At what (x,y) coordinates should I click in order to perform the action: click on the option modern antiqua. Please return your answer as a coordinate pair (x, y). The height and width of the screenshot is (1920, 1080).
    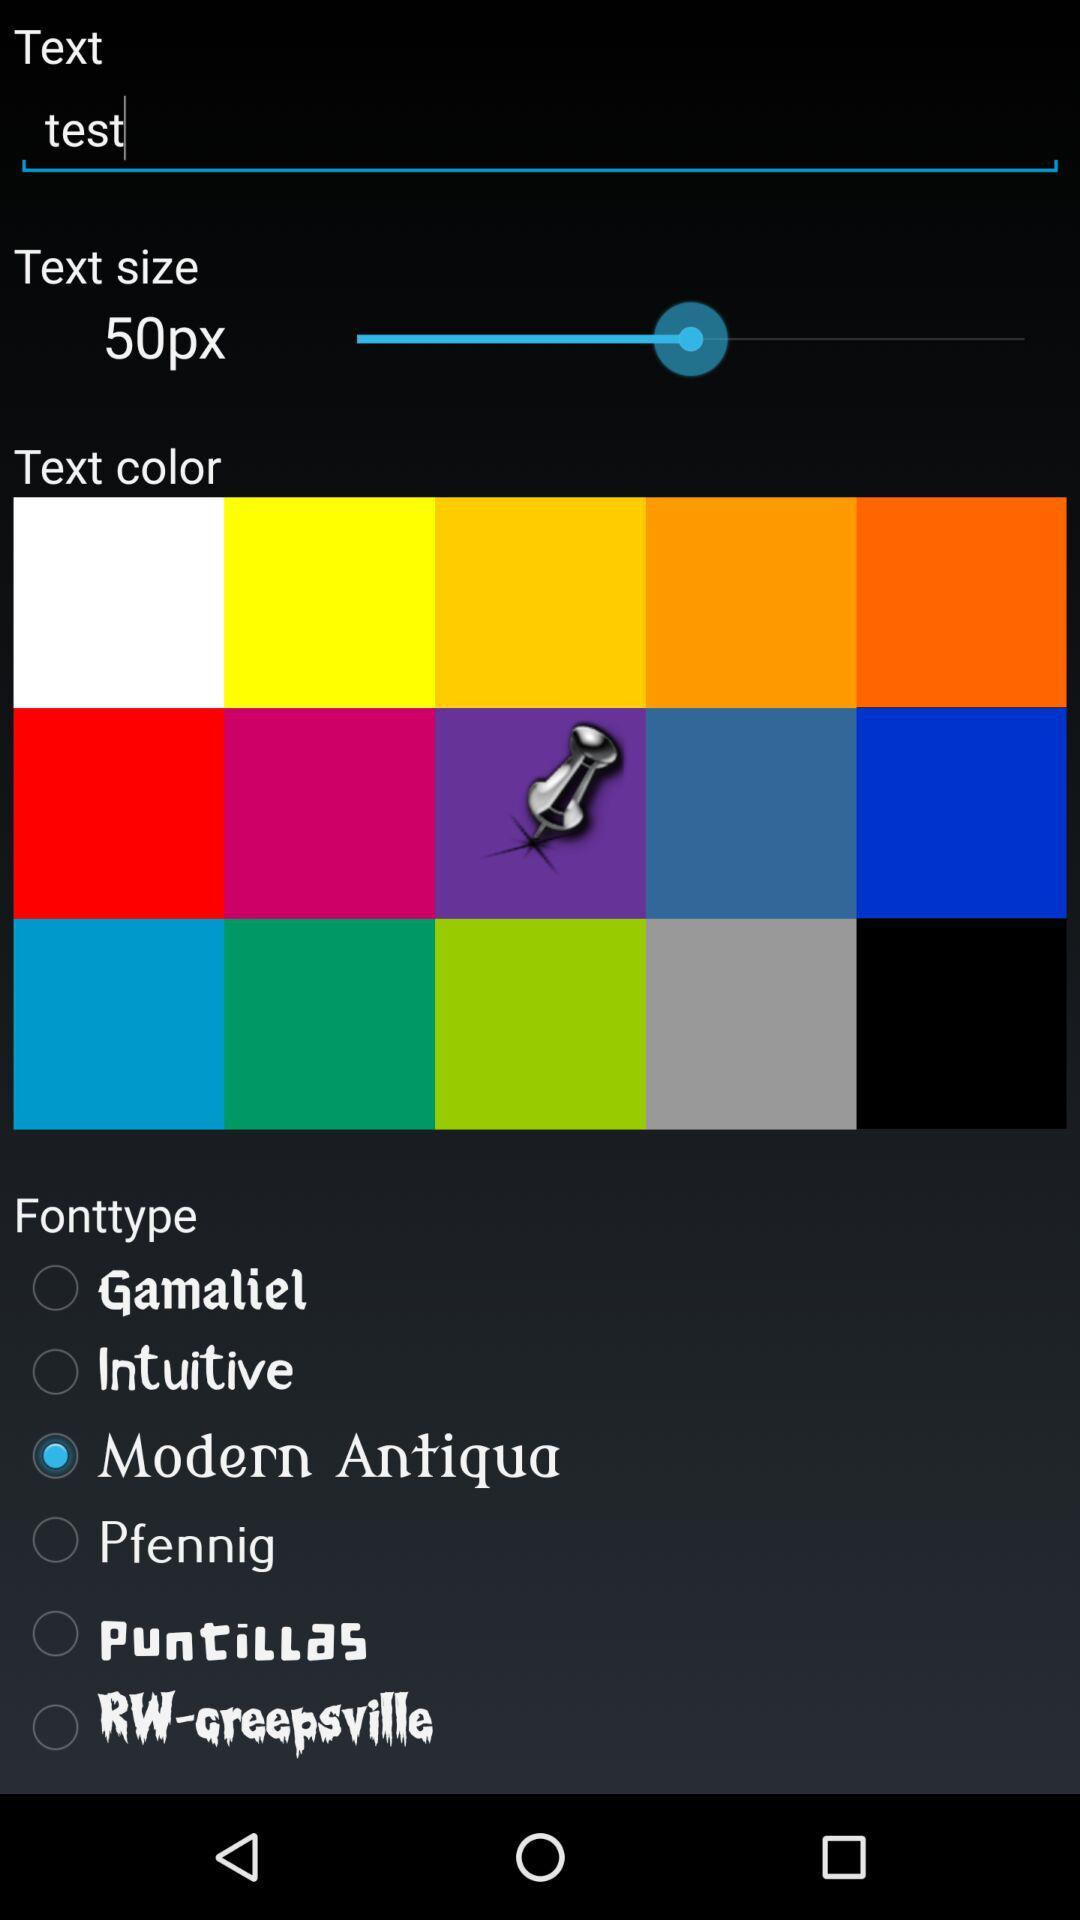
    Looking at the image, I should click on (540, 1455).